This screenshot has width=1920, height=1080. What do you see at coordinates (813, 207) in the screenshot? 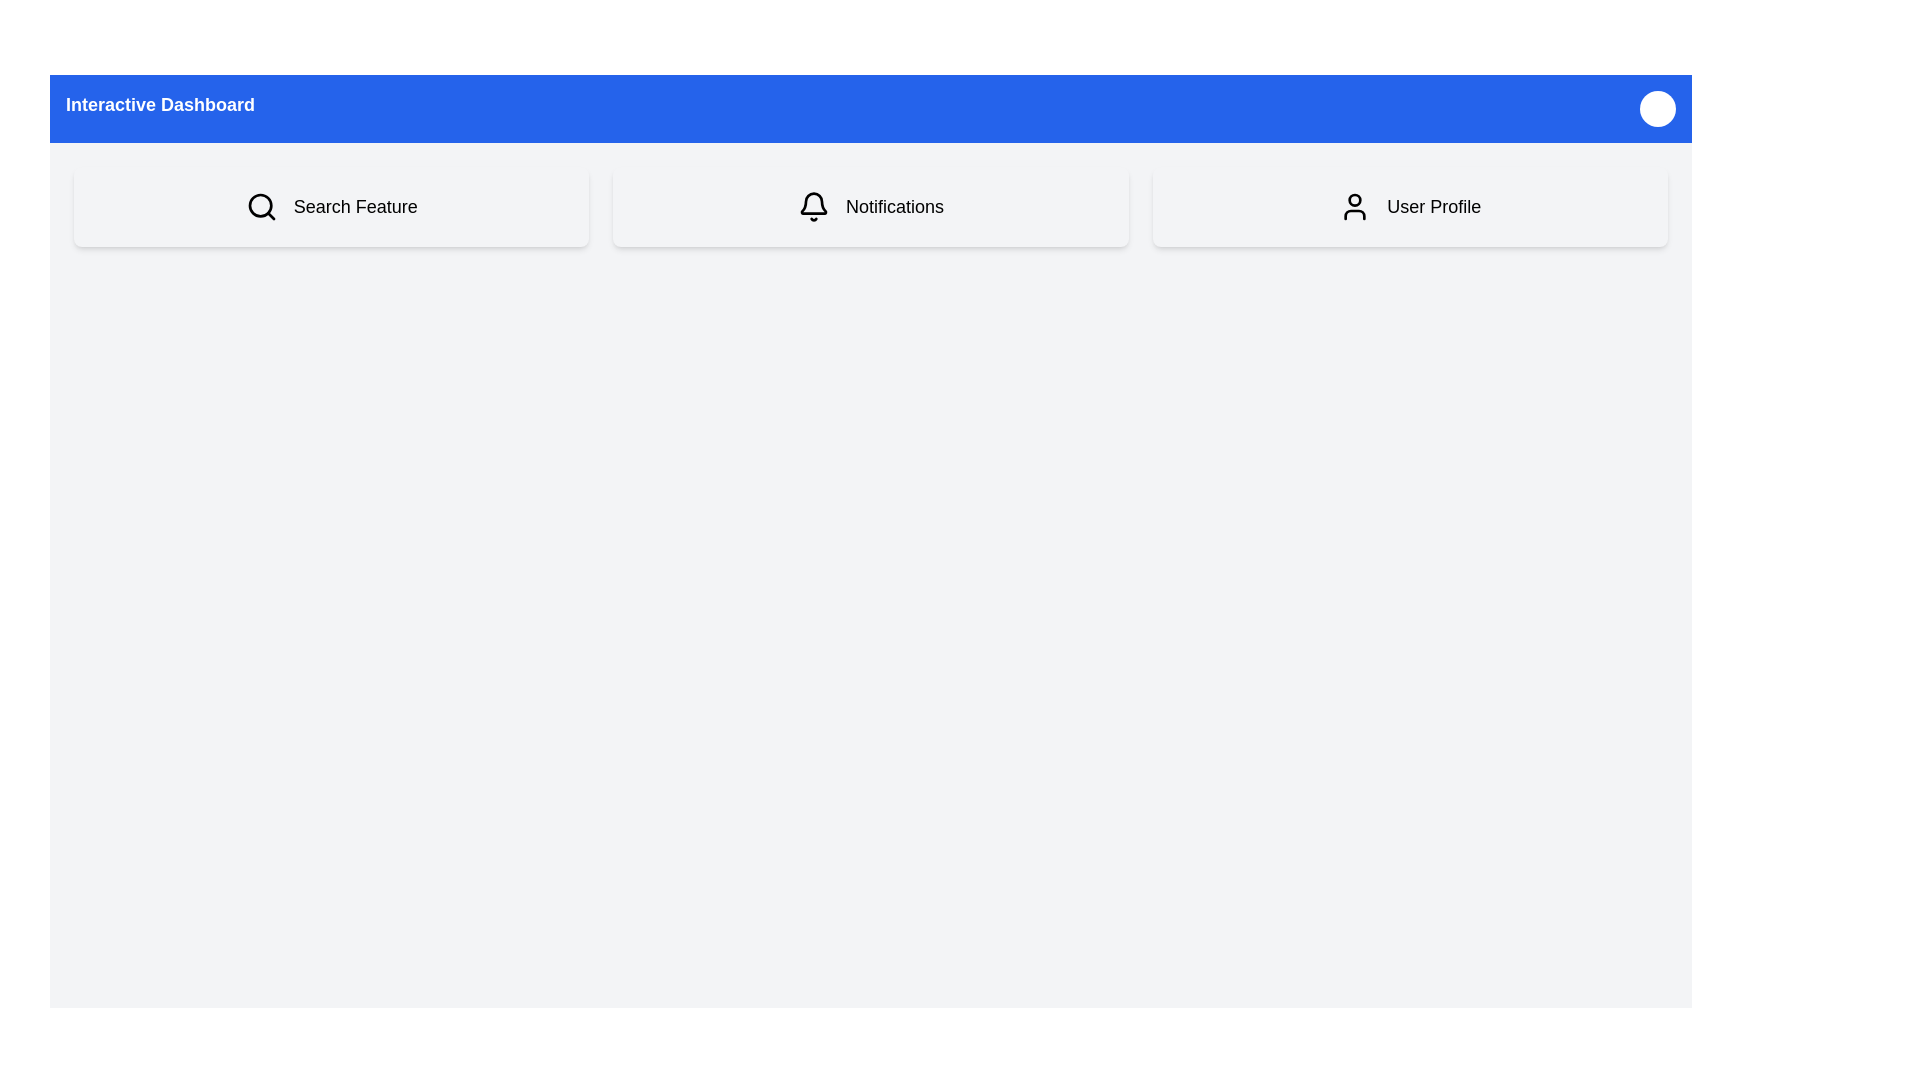
I see `the bell icon located to the left of the 'Notifications' text in the central card of the dashboard interface` at bounding box center [813, 207].